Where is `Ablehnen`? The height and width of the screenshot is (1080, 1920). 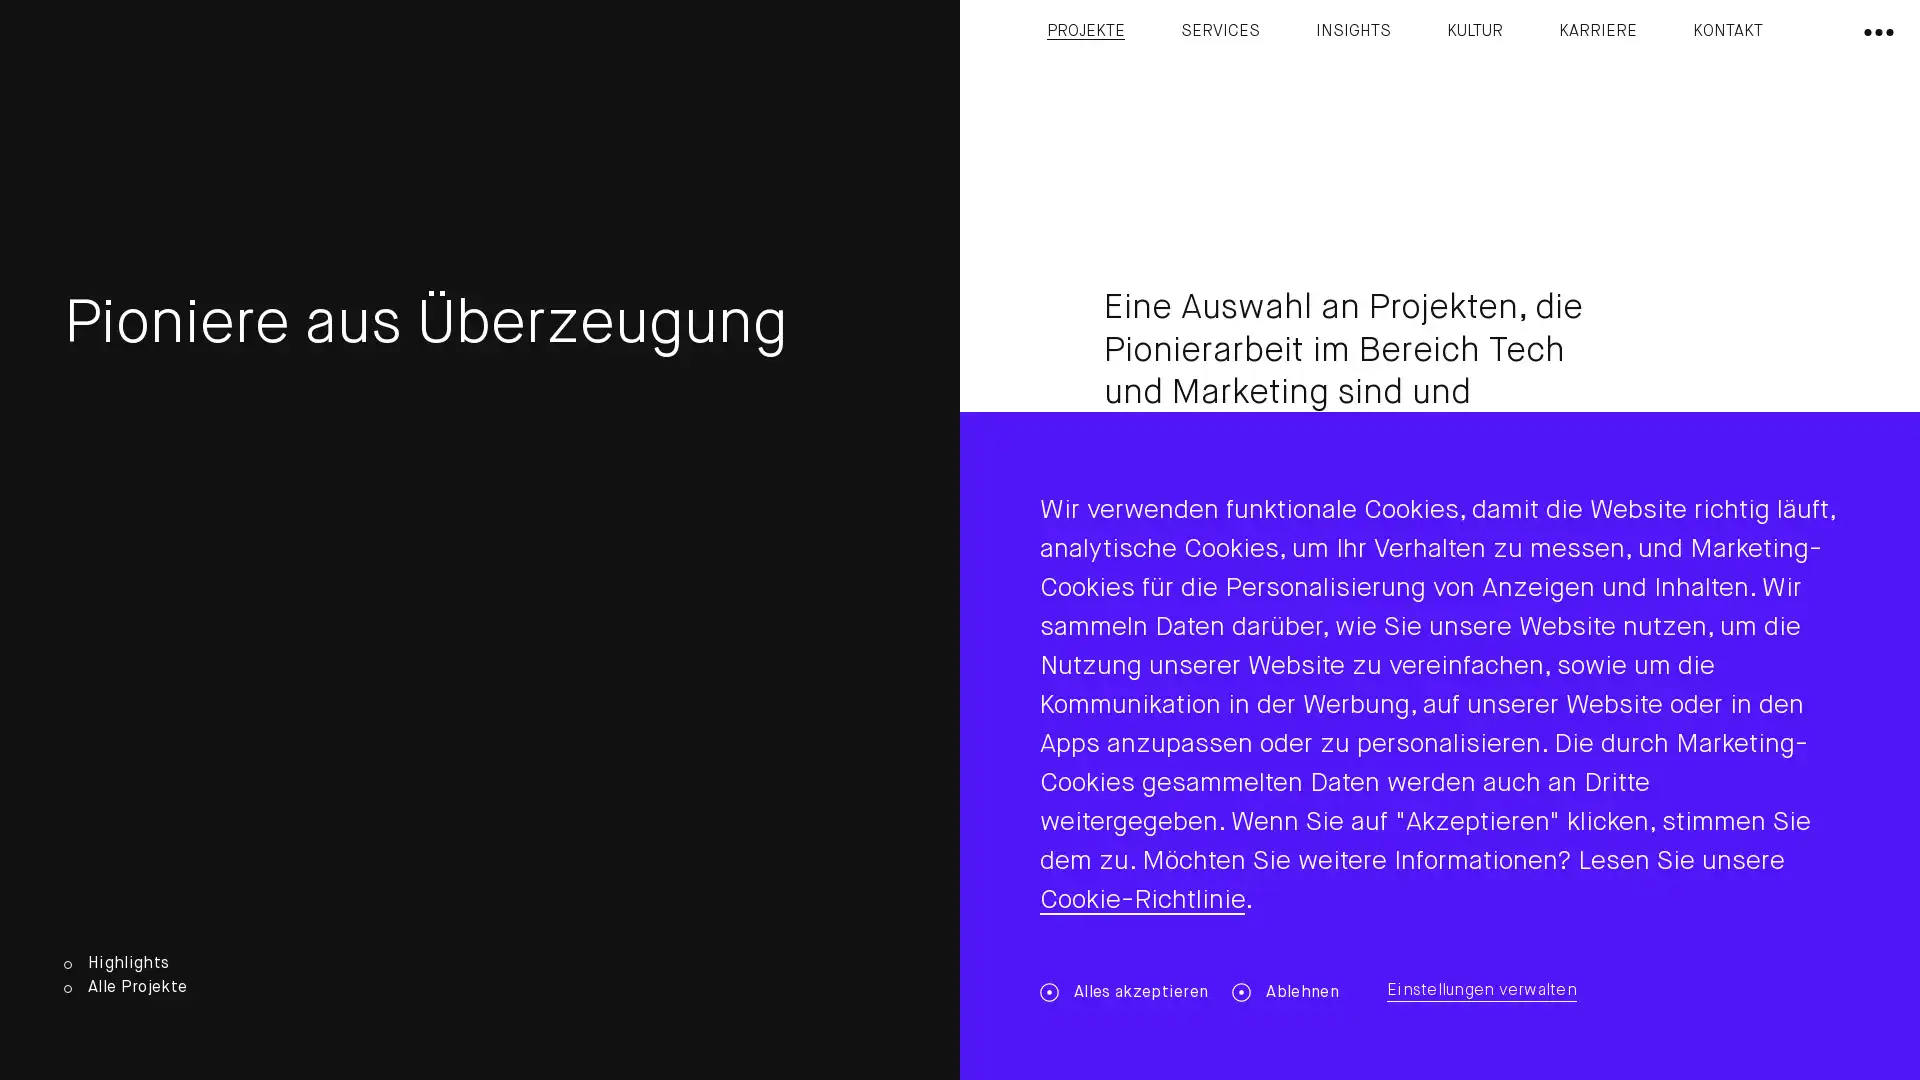
Ablehnen is located at coordinates (1285, 992).